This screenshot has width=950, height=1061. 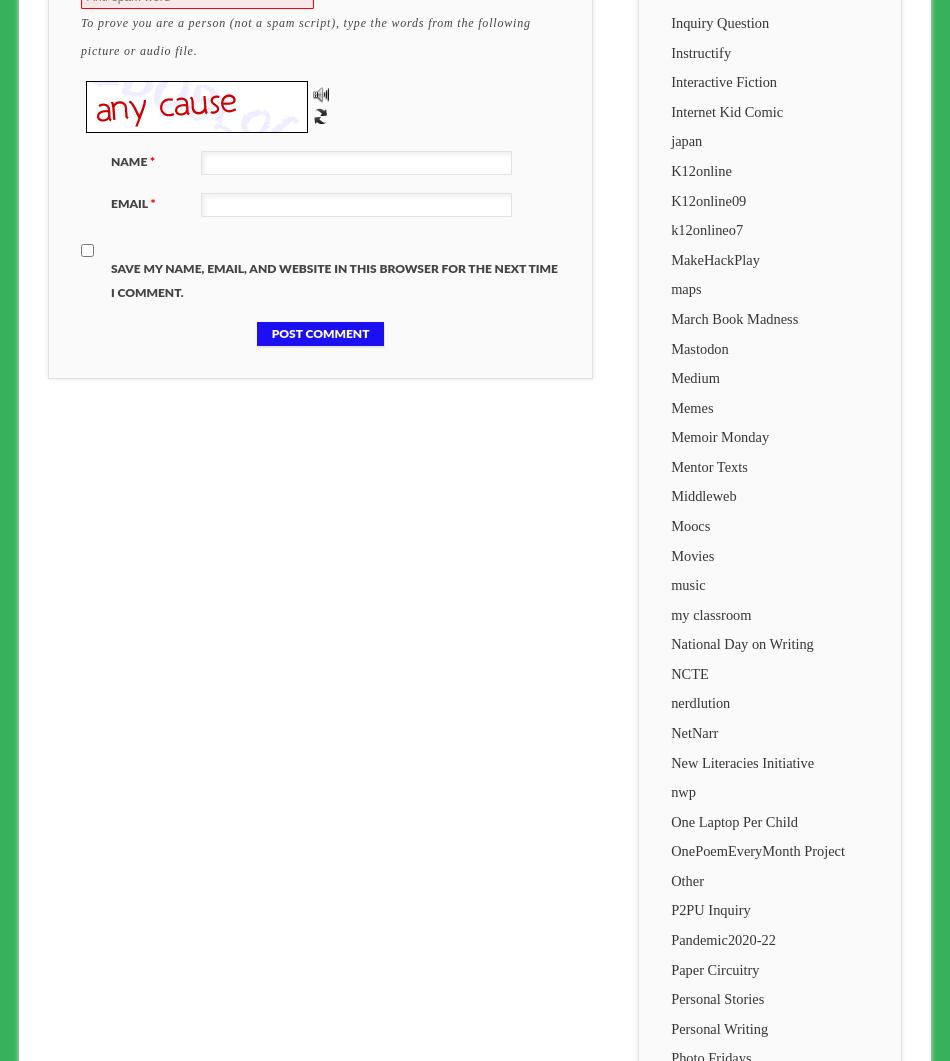 What do you see at coordinates (710, 909) in the screenshot?
I see `'P2PU Inquiry'` at bounding box center [710, 909].